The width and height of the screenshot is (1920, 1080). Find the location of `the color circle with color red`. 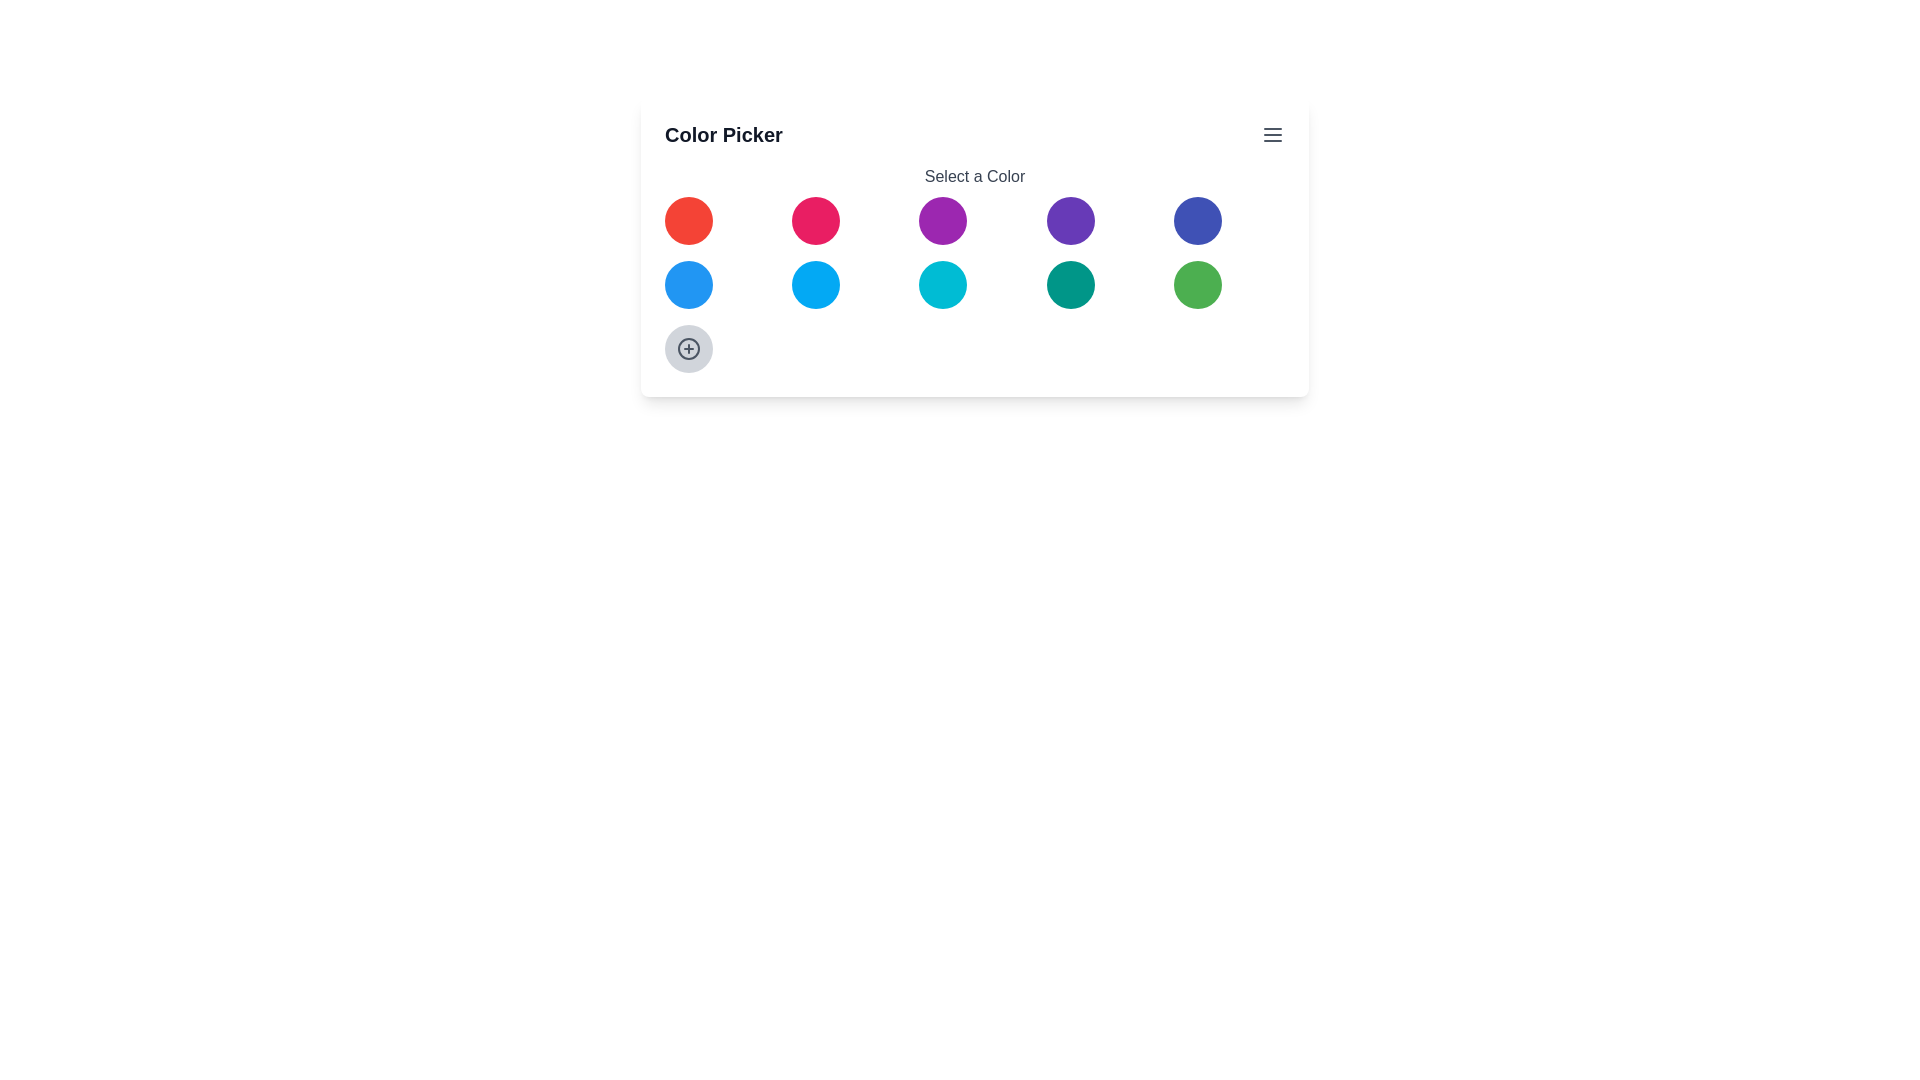

the color circle with color red is located at coordinates (689, 220).